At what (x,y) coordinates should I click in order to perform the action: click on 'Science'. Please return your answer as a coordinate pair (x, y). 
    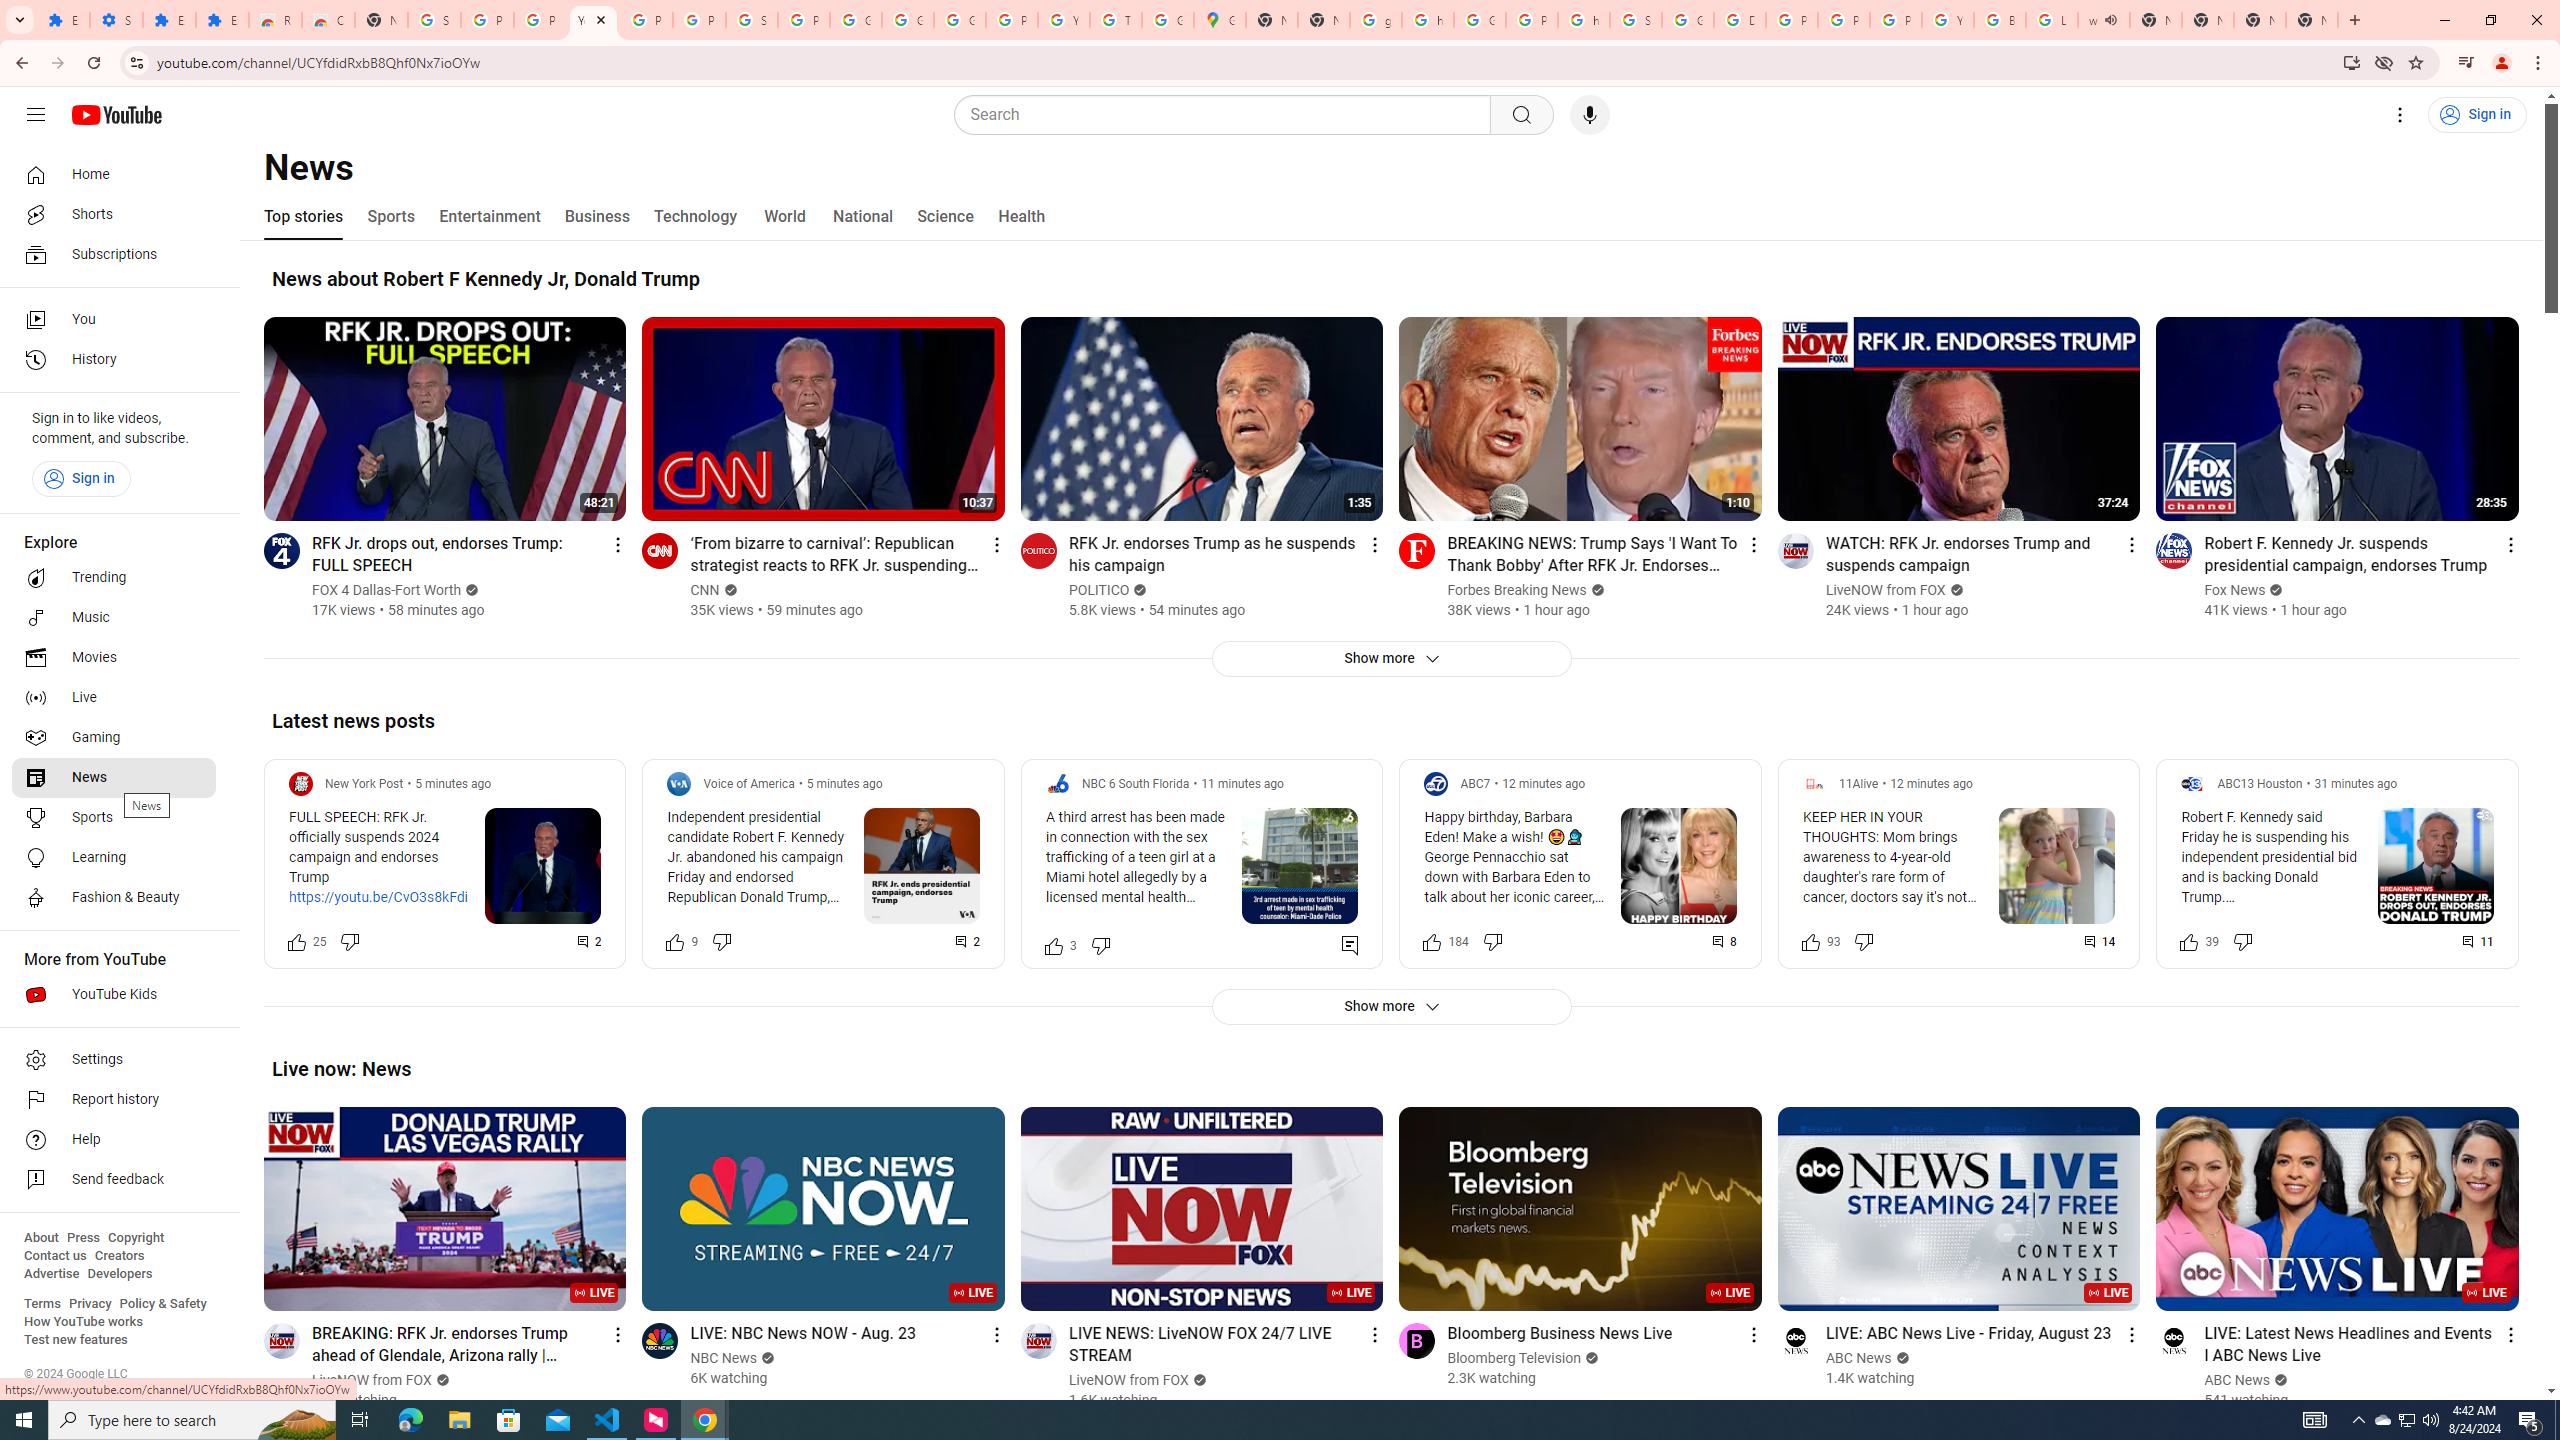
    Looking at the image, I should click on (943, 215).